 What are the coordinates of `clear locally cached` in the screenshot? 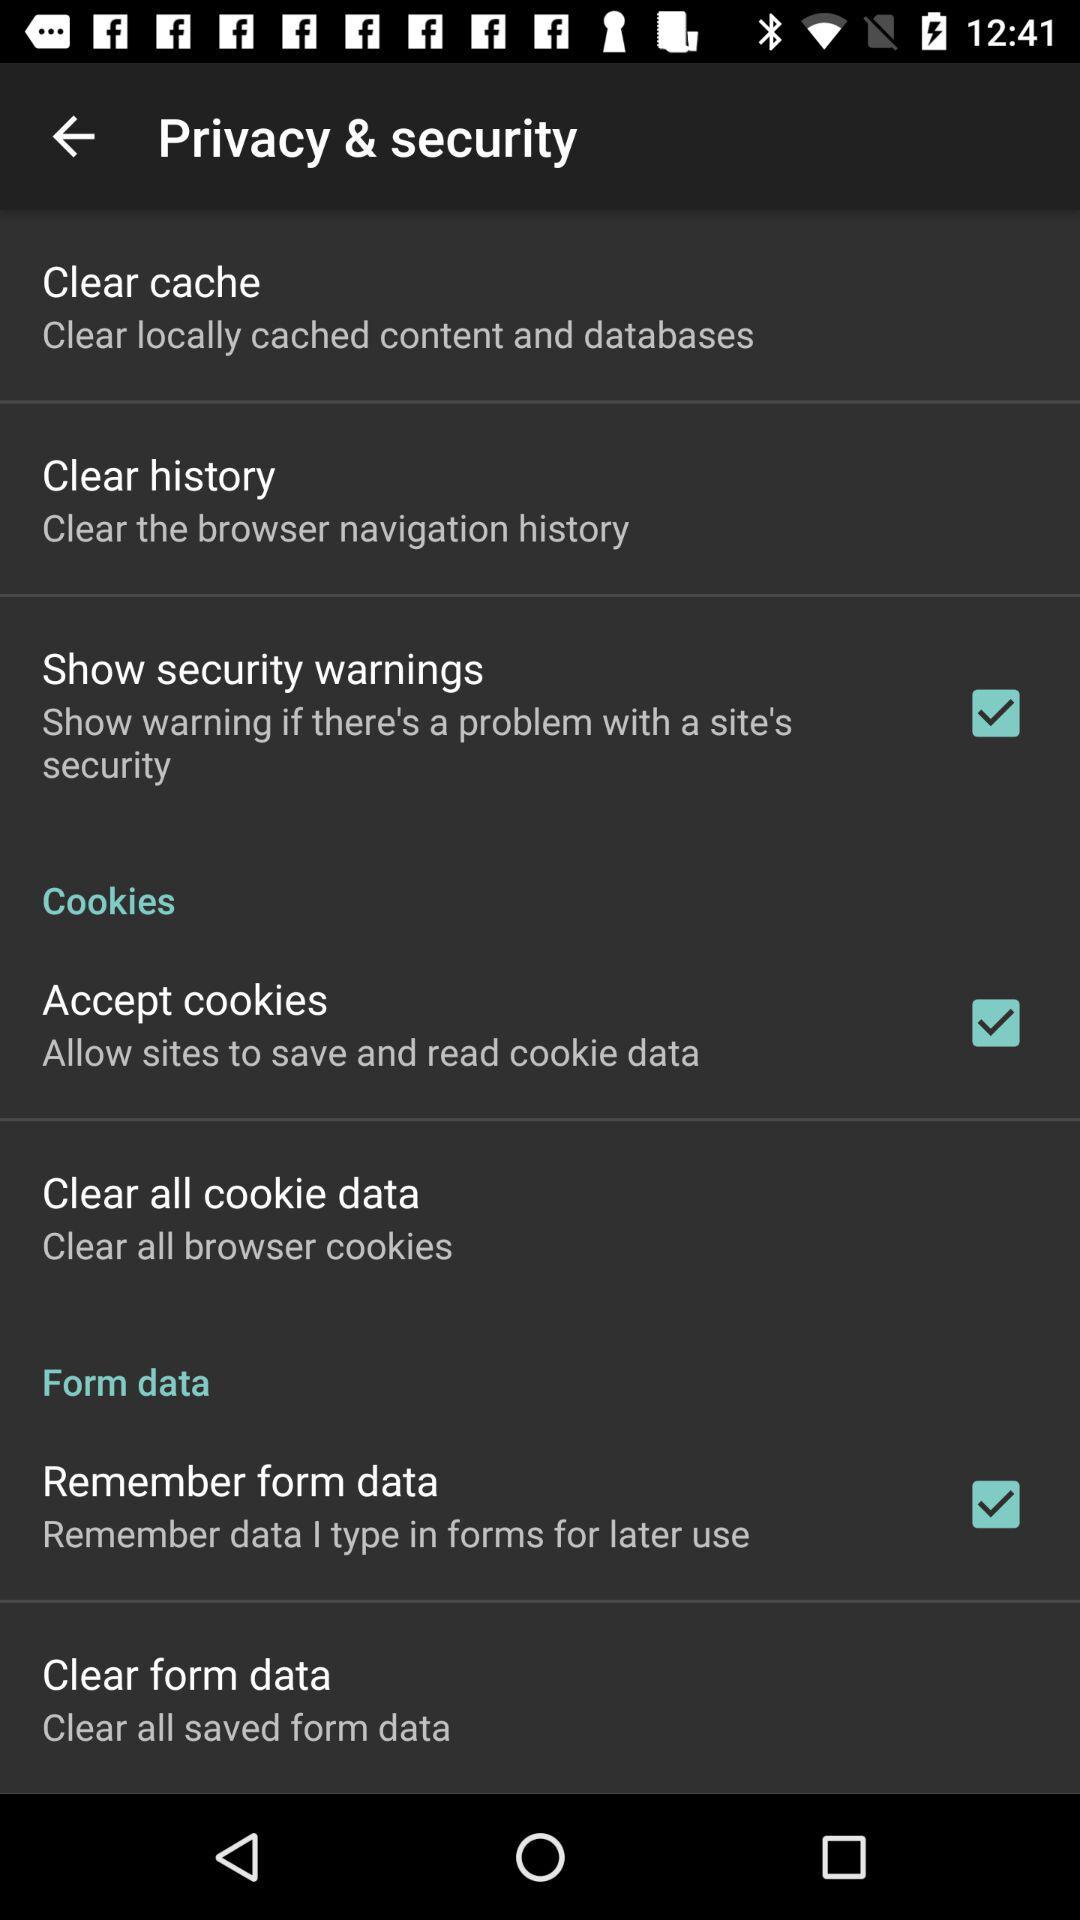 It's located at (398, 333).